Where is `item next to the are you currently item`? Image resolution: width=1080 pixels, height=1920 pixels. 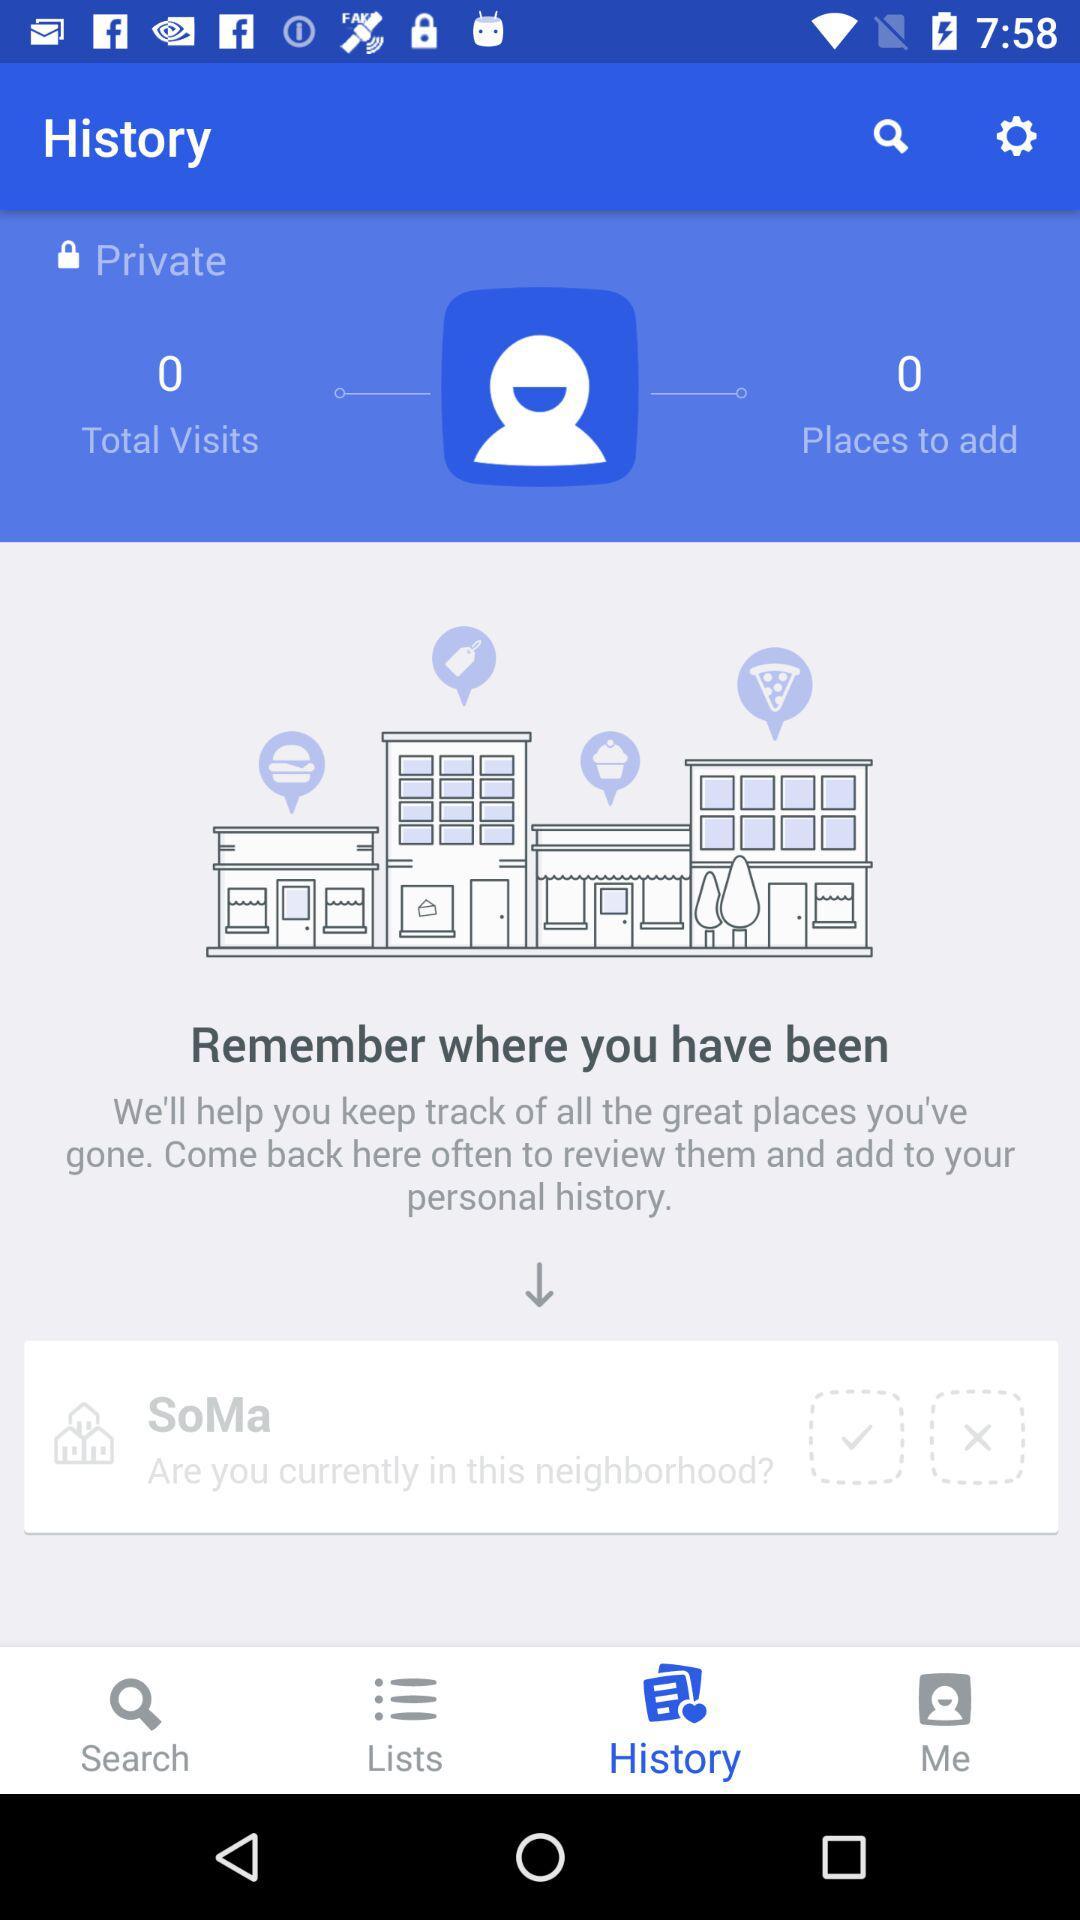
item next to the are you currently item is located at coordinates (855, 1436).